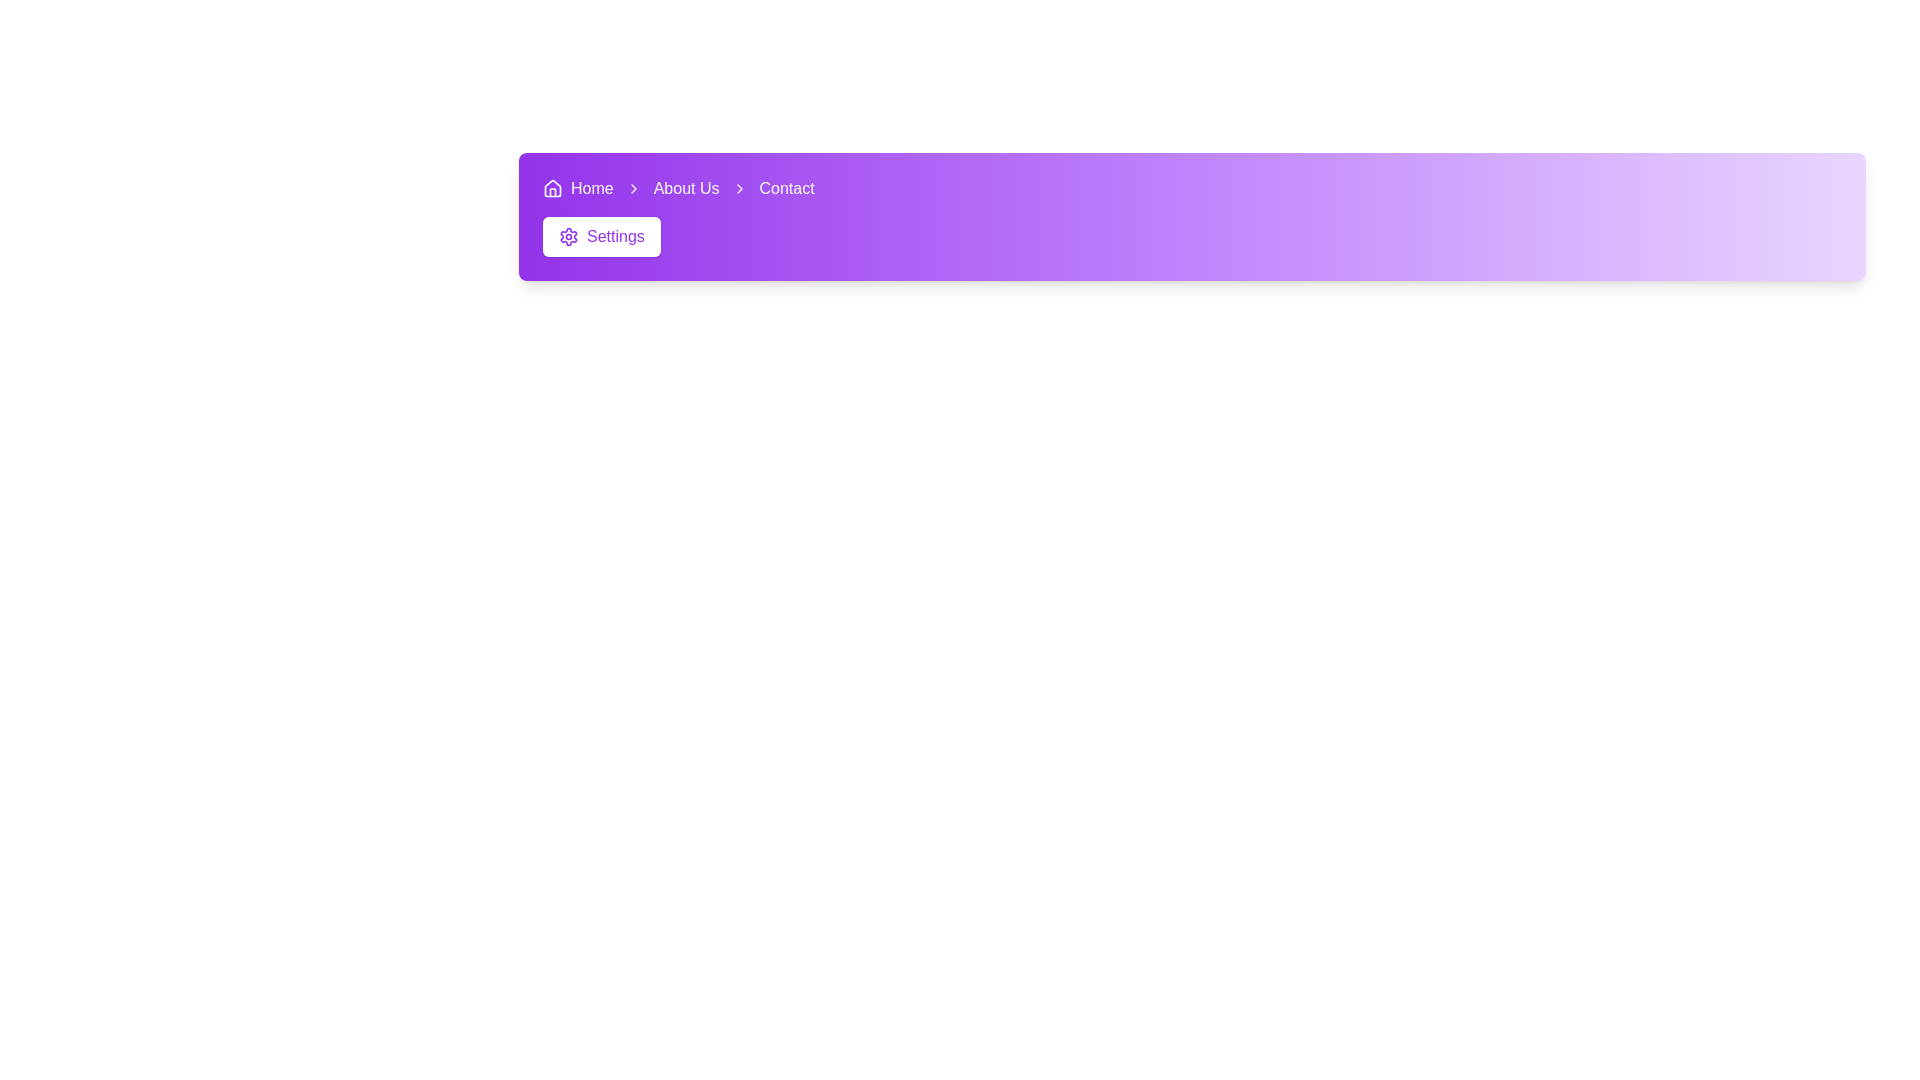  What do you see at coordinates (552, 188) in the screenshot?
I see `the house icon in the navigation bar, which is located to the left of the 'Home' text and represents the main page function` at bounding box center [552, 188].